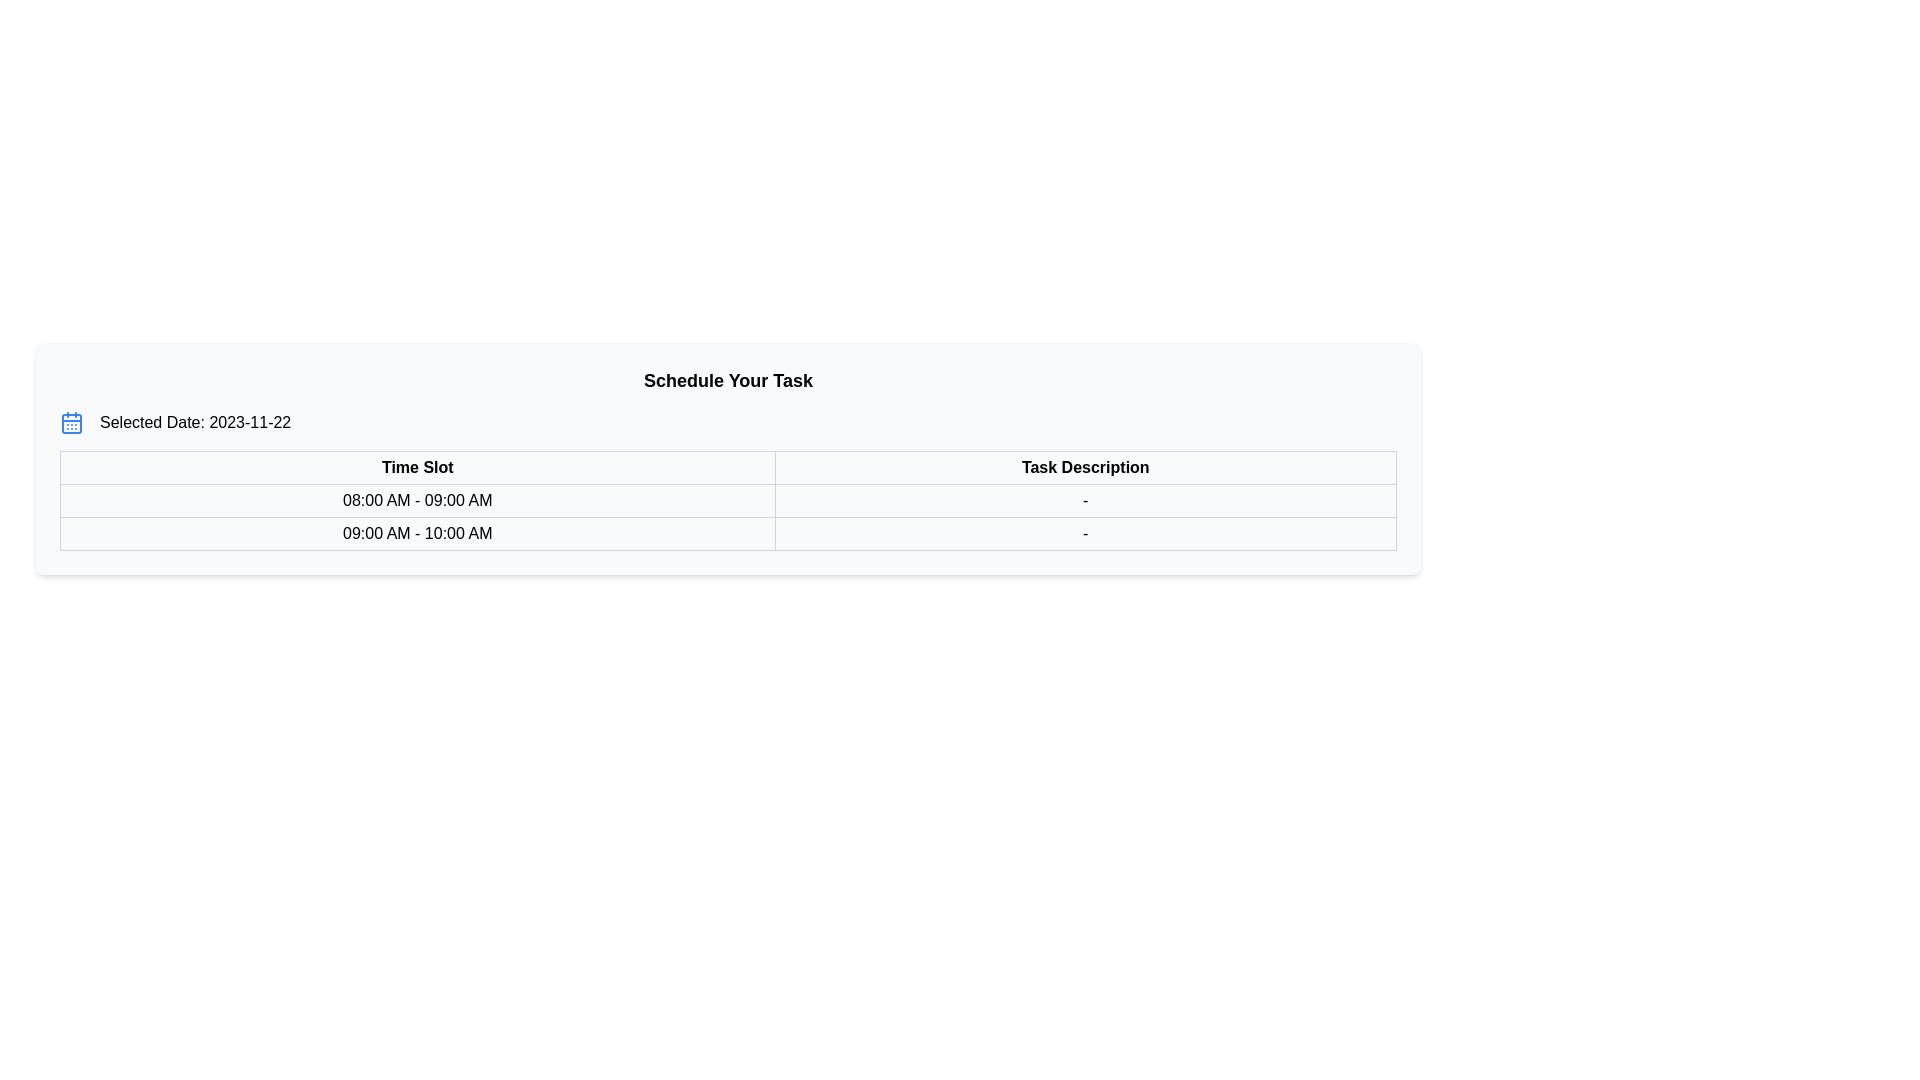 The height and width of the screenshot is (1080, 1920). What do you see at coordinates (416, 532) in the screenshot?
I see `the text label displaying the time interval '09:00 AM - 10:00 AM' located in the second row of the 'Time Slot' table` at bounding box center [416, 532].